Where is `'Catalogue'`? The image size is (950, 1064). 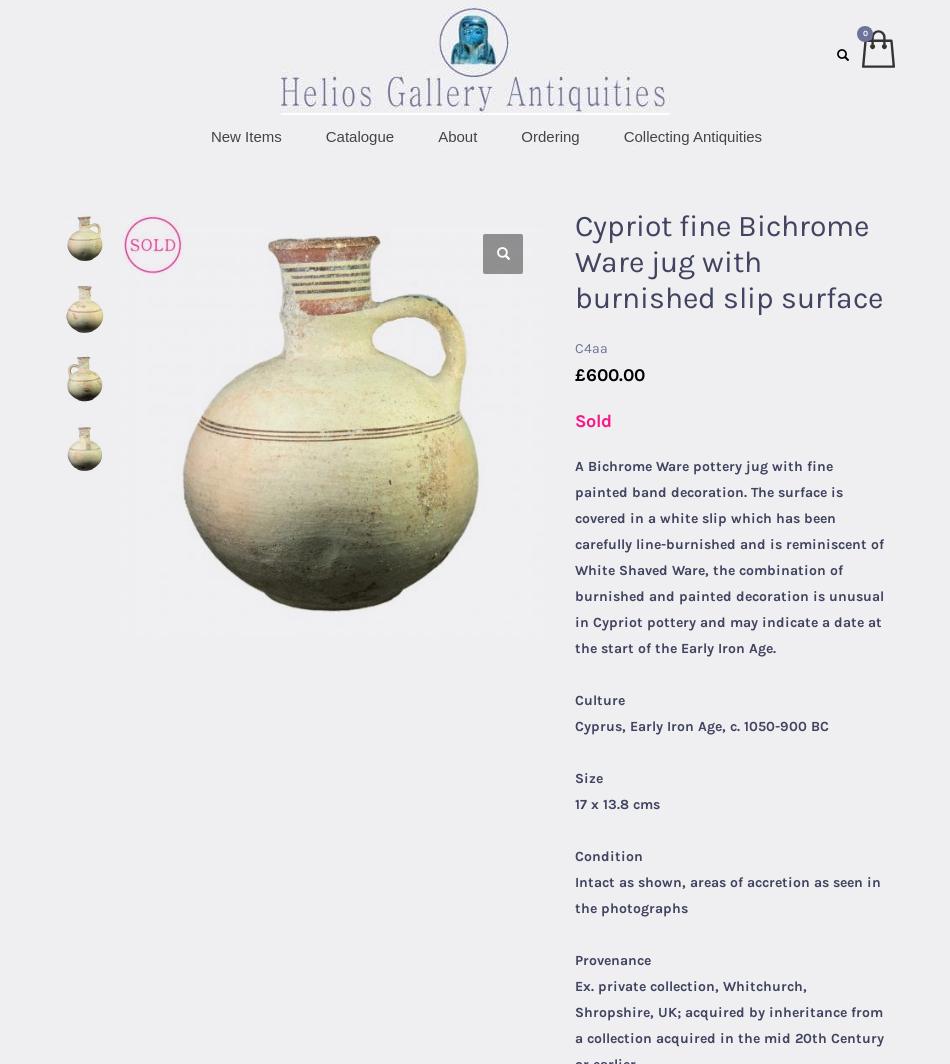
'Catalogue' is located at coordinates (323, 135).